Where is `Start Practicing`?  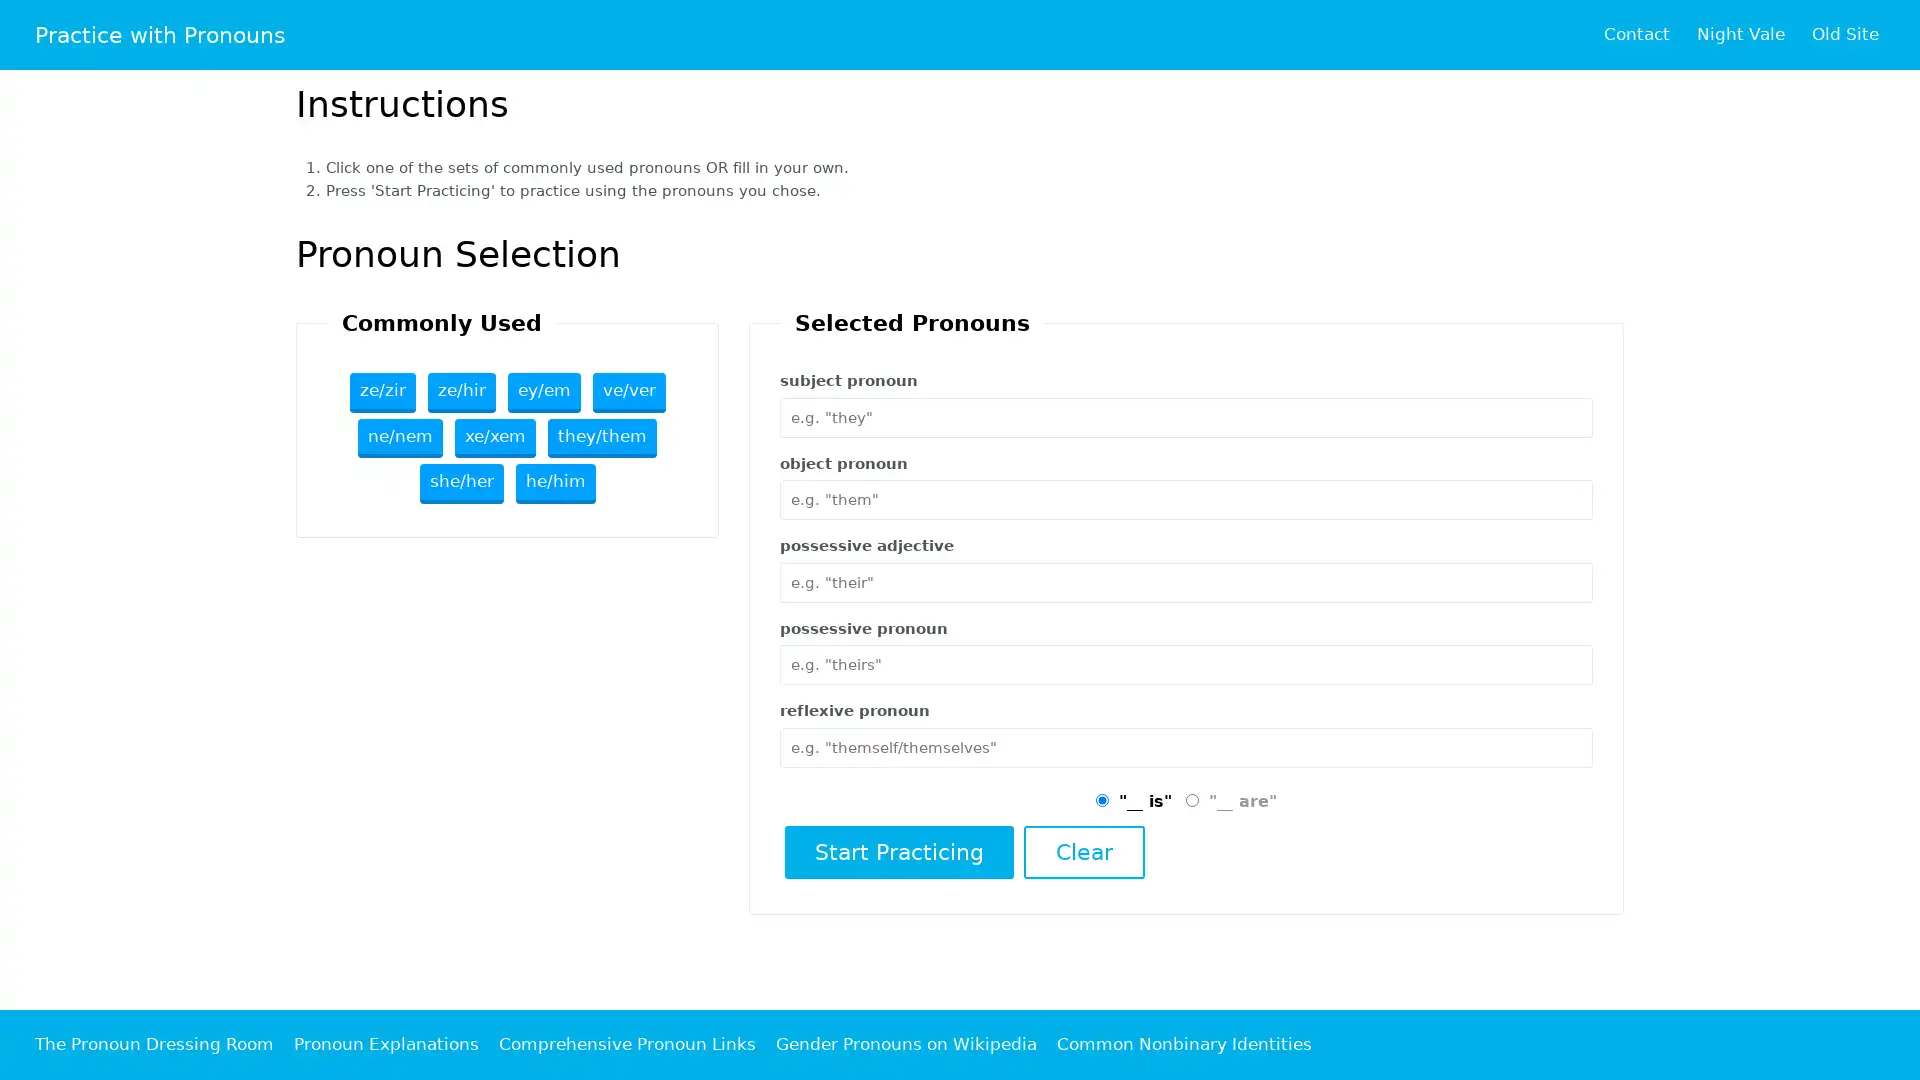
Start Practicing is located at coordinates (897, 851).